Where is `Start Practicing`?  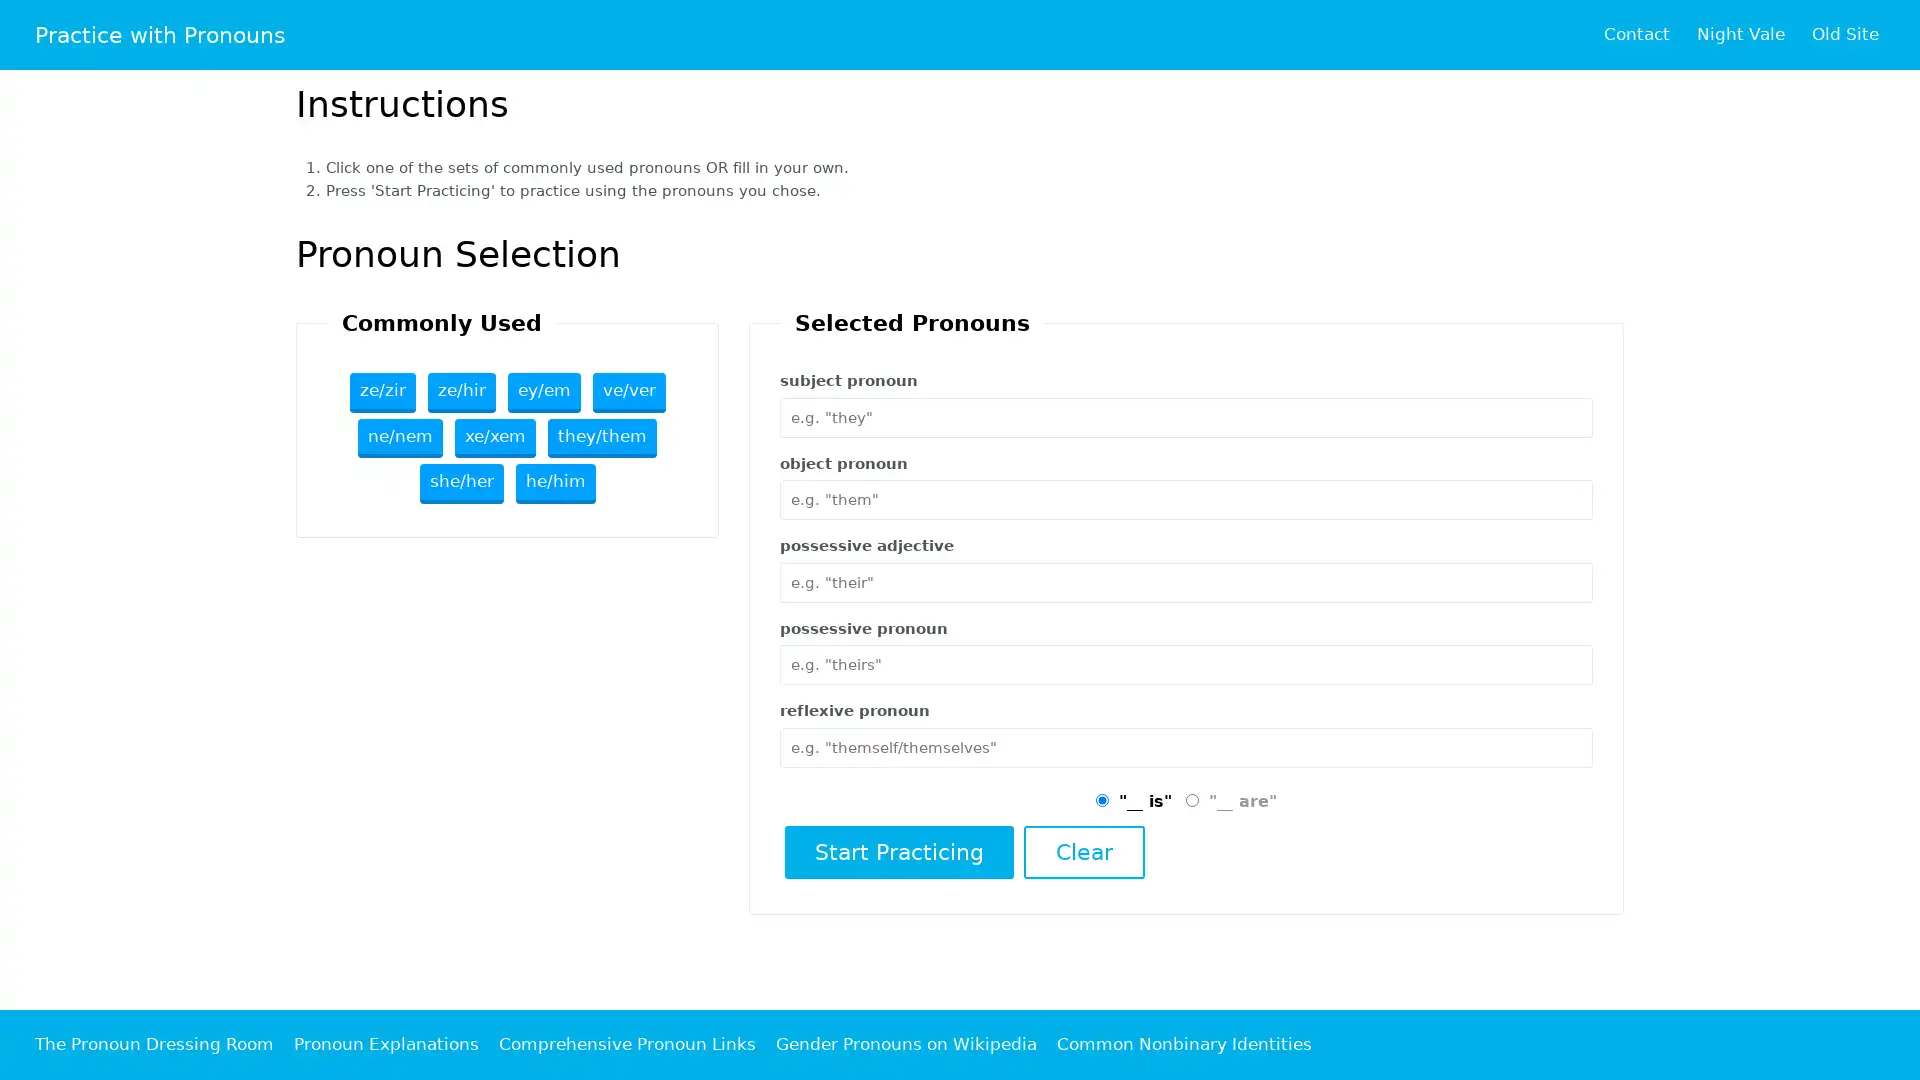
Start Practicing is located at coordinates (897, 851).